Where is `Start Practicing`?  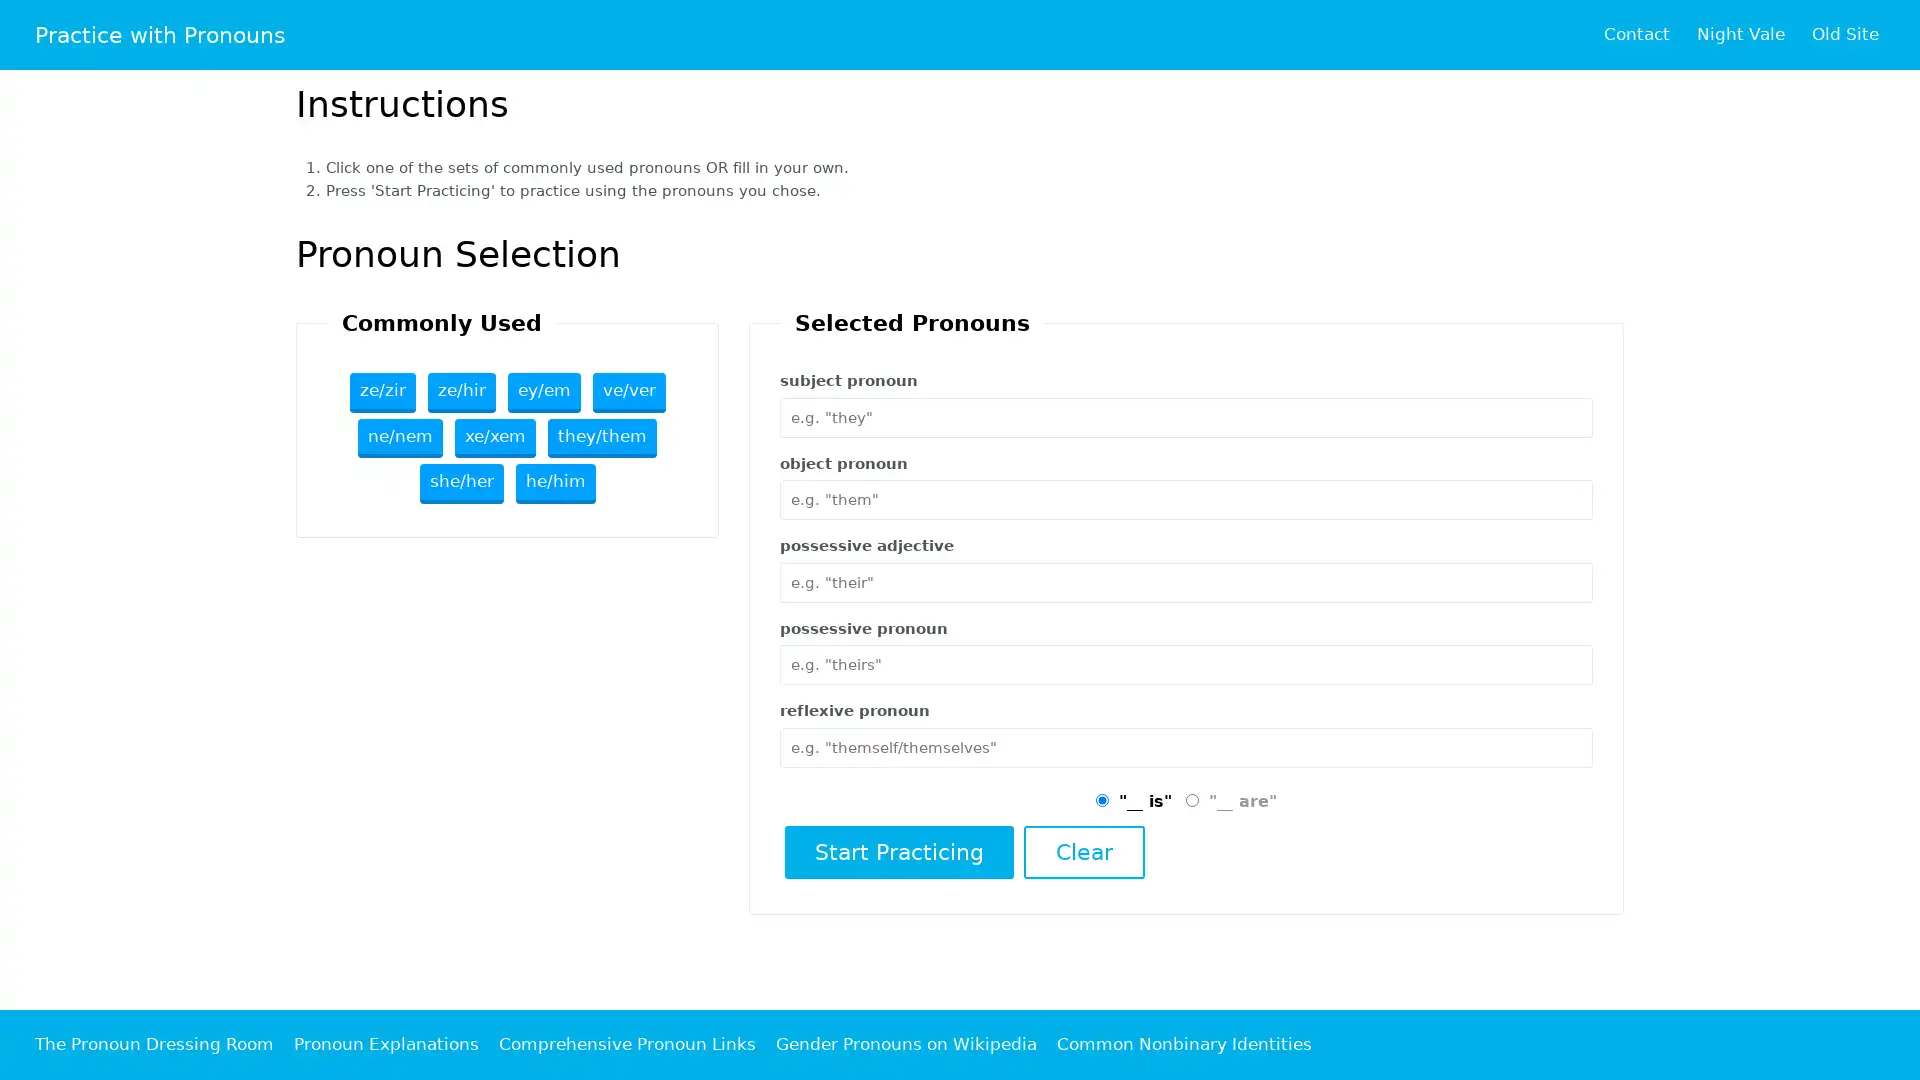
Start Practicing is located at coordinates (897, 851).